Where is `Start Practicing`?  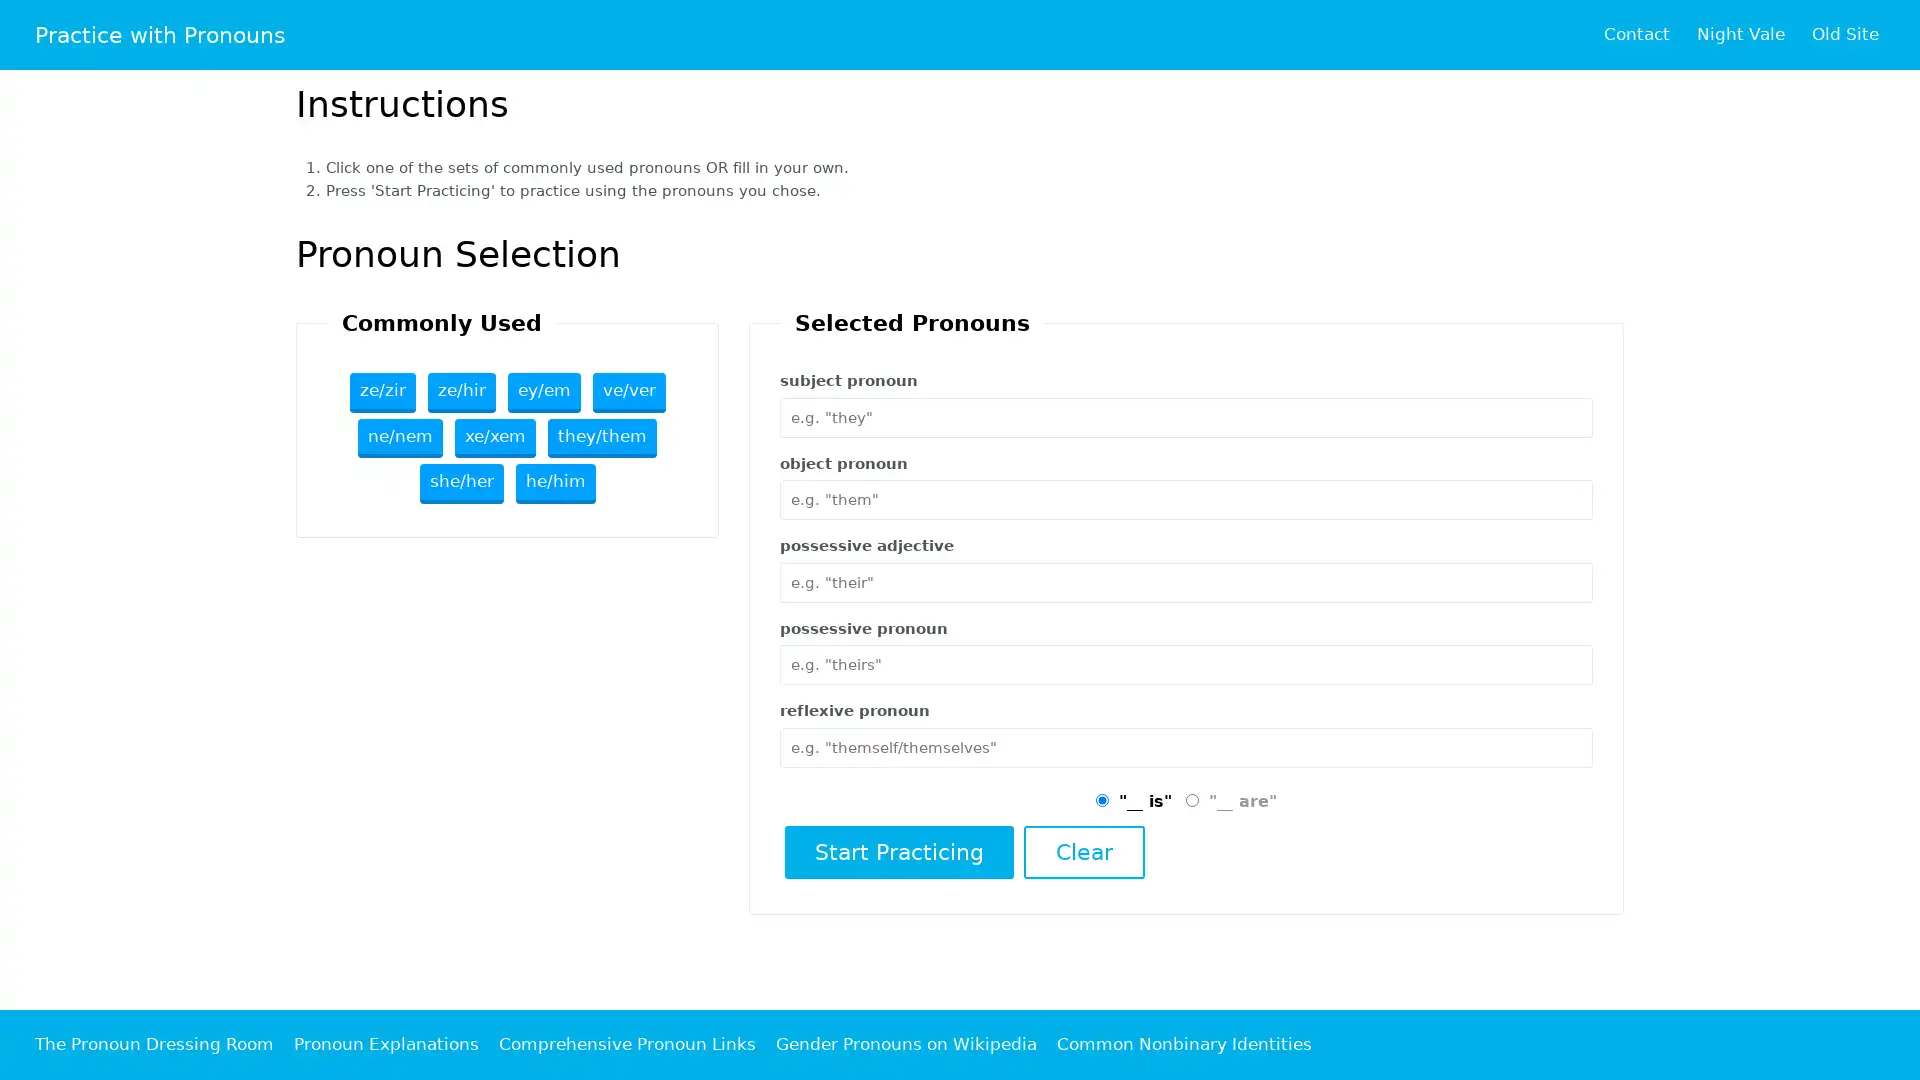
Start Practicing is located at coordinates (897, 851).